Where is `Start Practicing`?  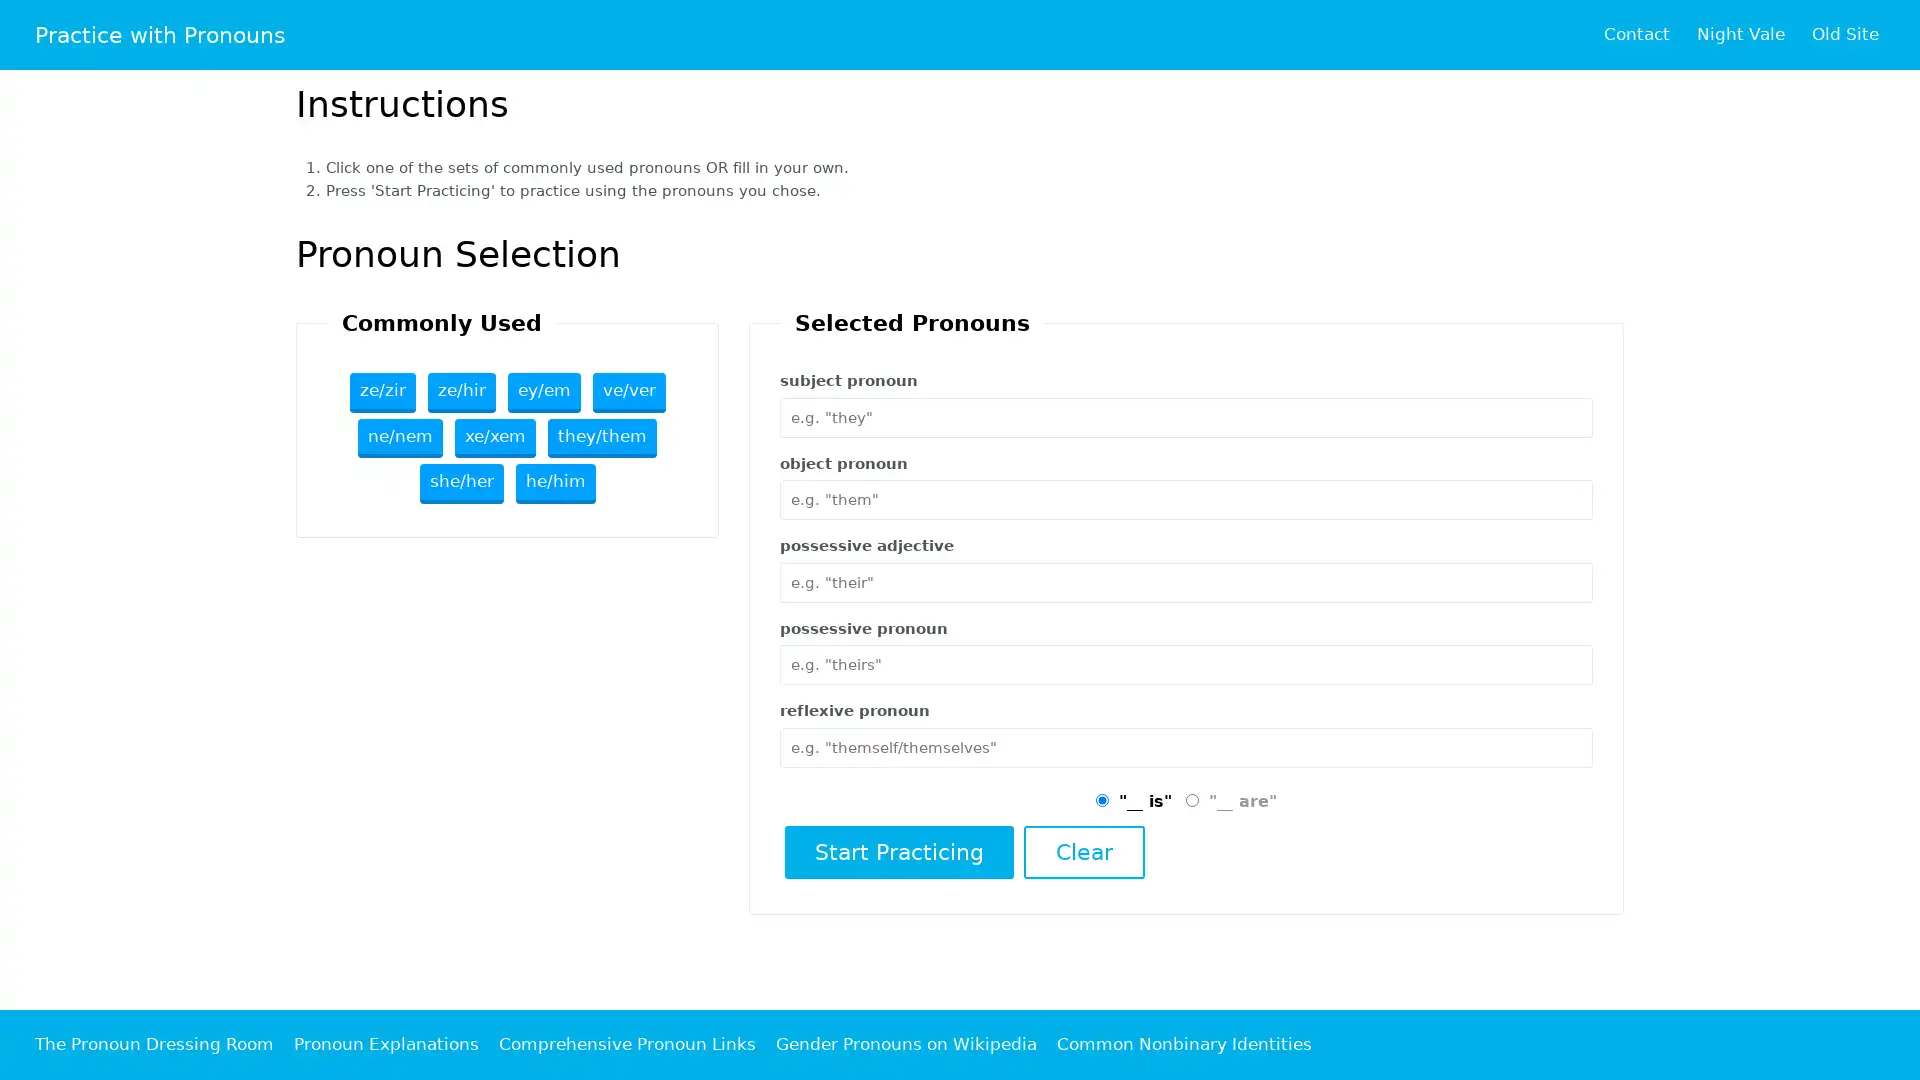
Start Practicing is located at coordinates (897, 851).